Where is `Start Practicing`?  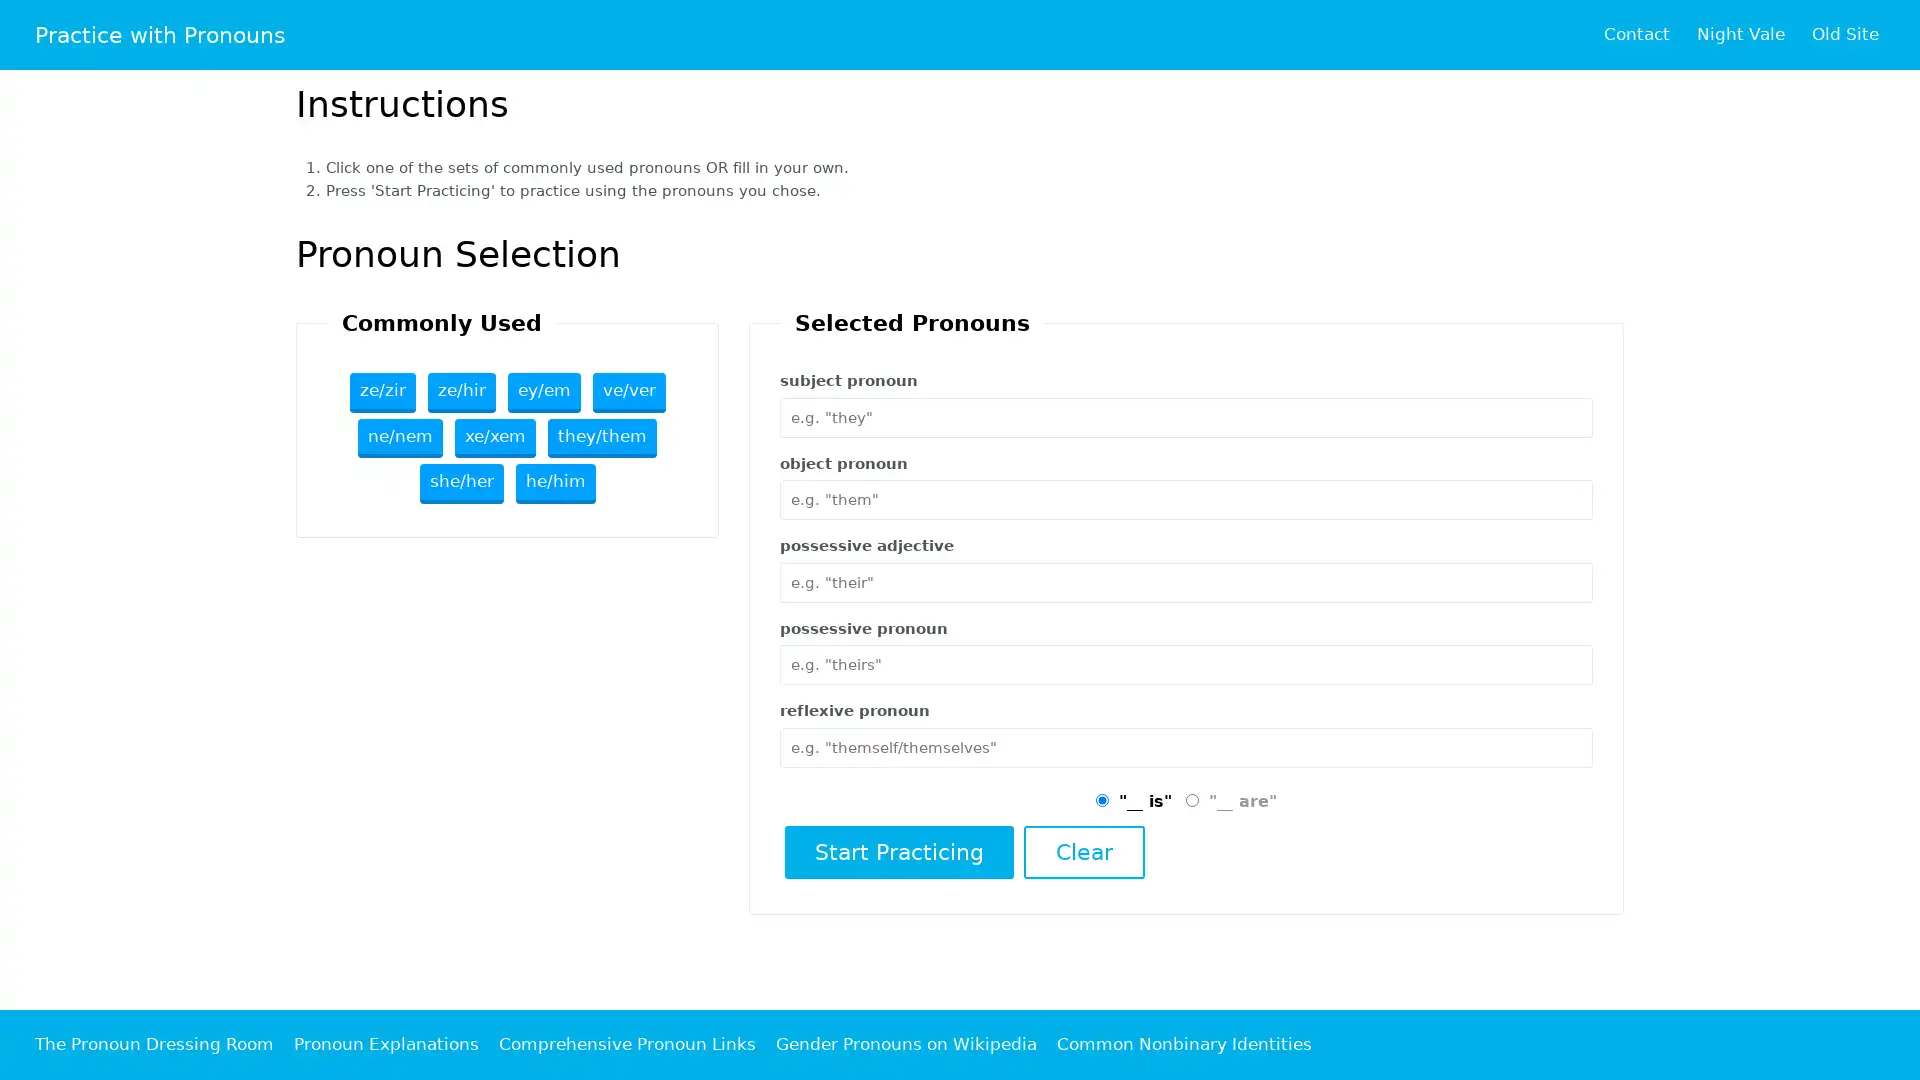
Start Practicing is located at coordinates (897, 851).